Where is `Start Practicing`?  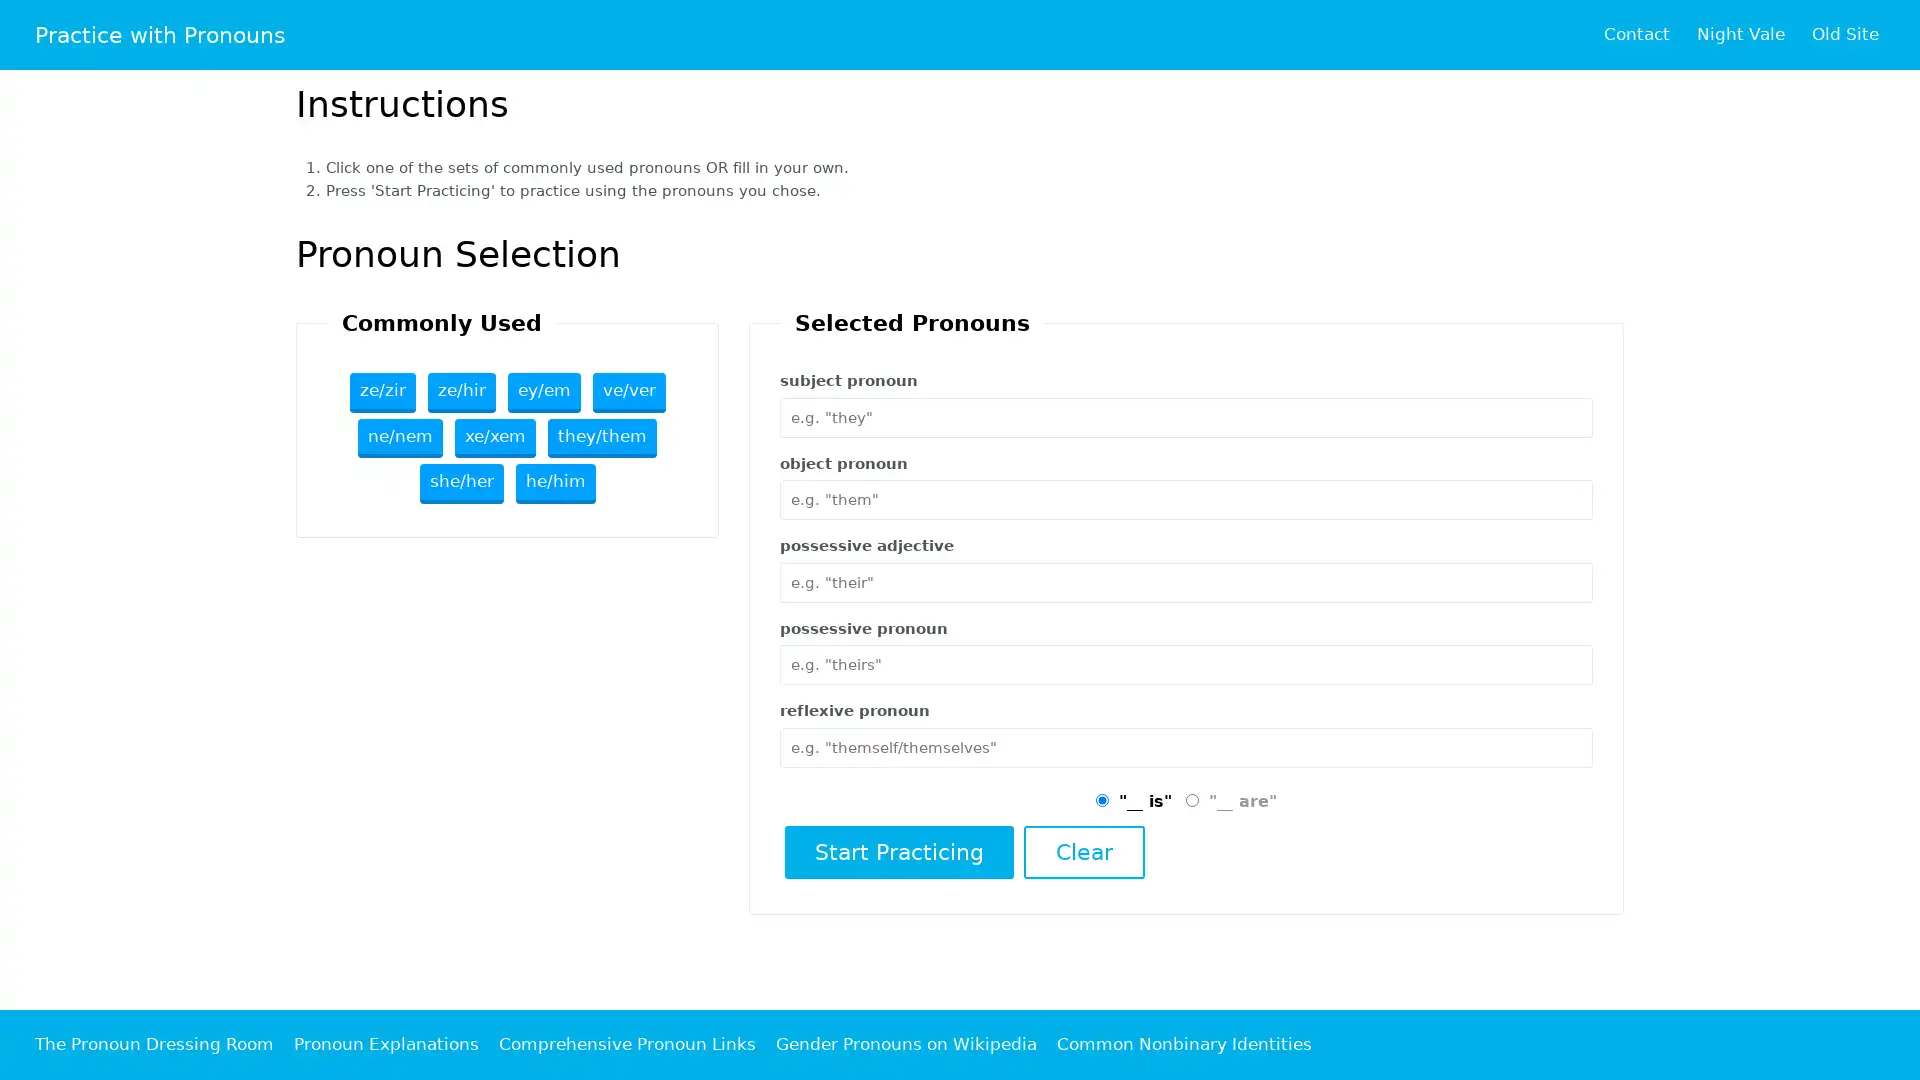
Start Practicing is located at coordinates (897, 851).